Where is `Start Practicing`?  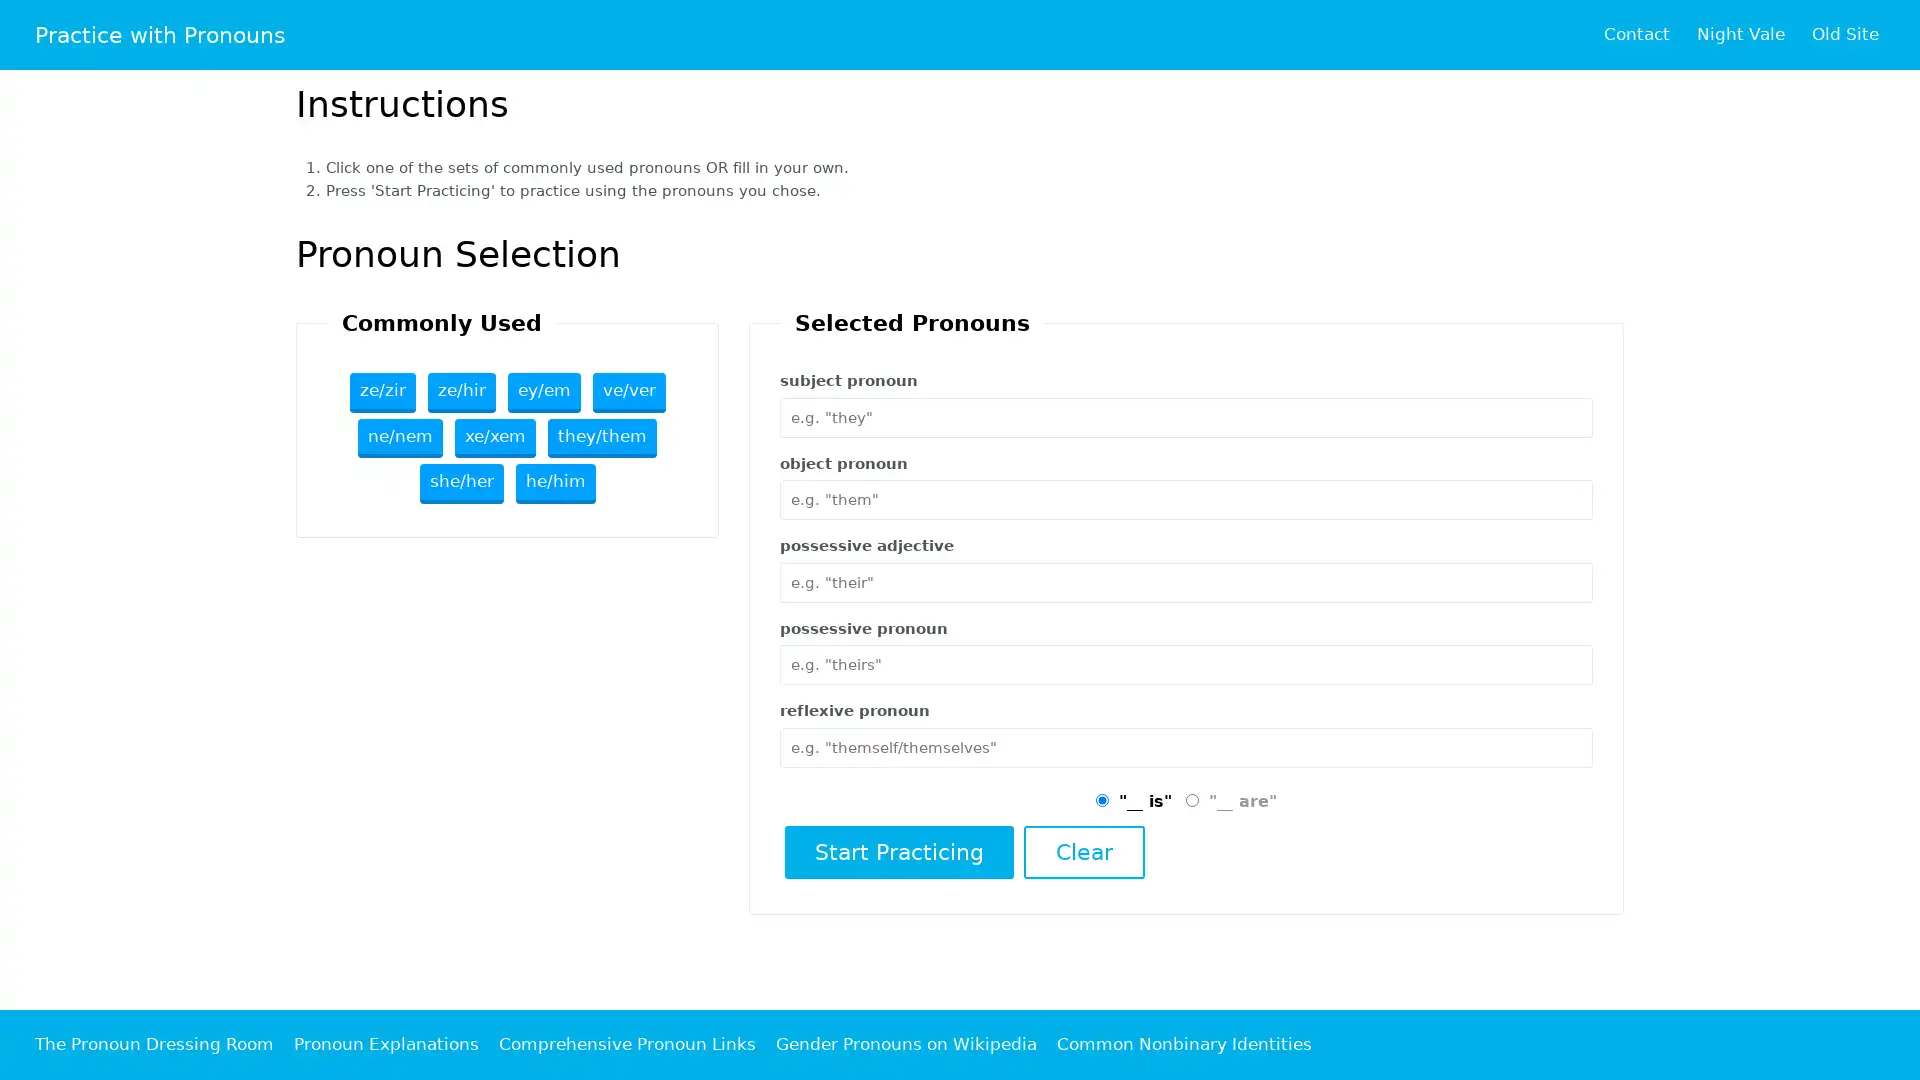
Start Practicing is located at coordinates (897, 851).